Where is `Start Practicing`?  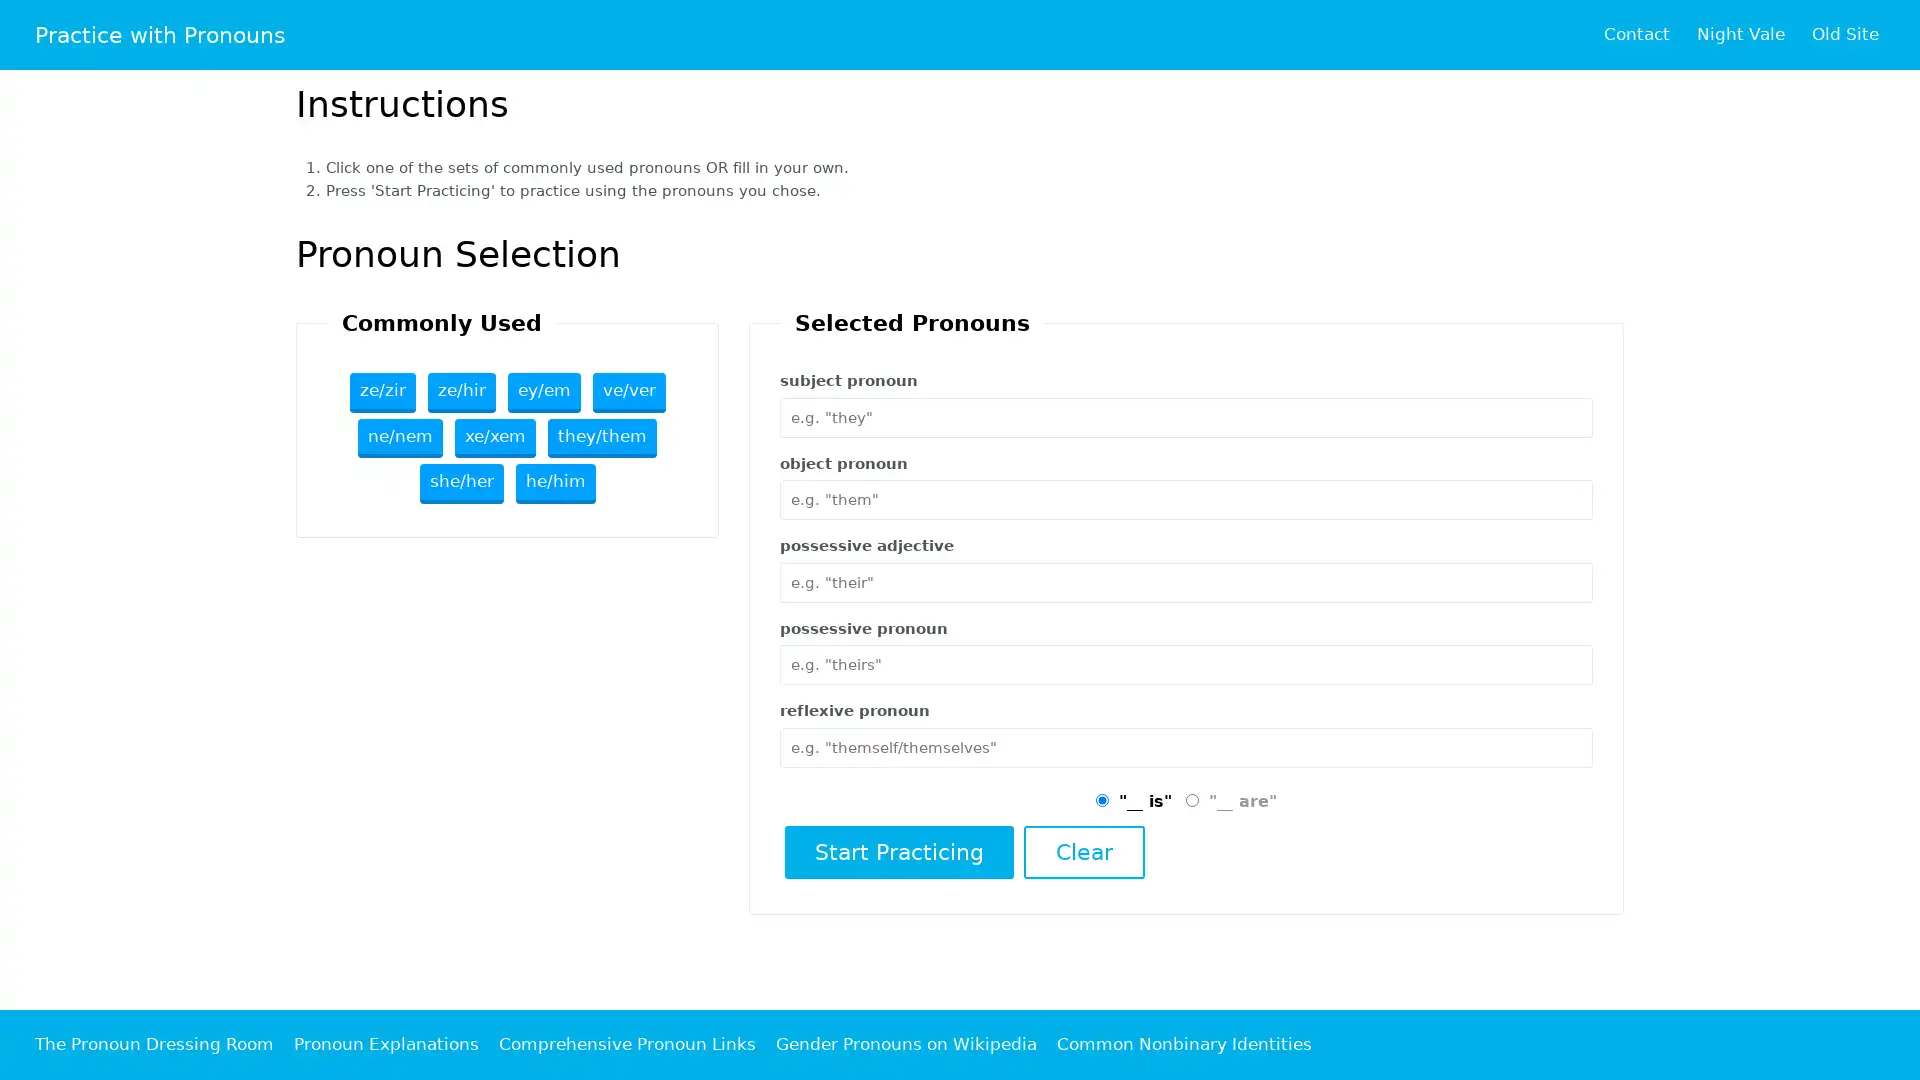
Start Practicing is located at coordinates (897, 851).